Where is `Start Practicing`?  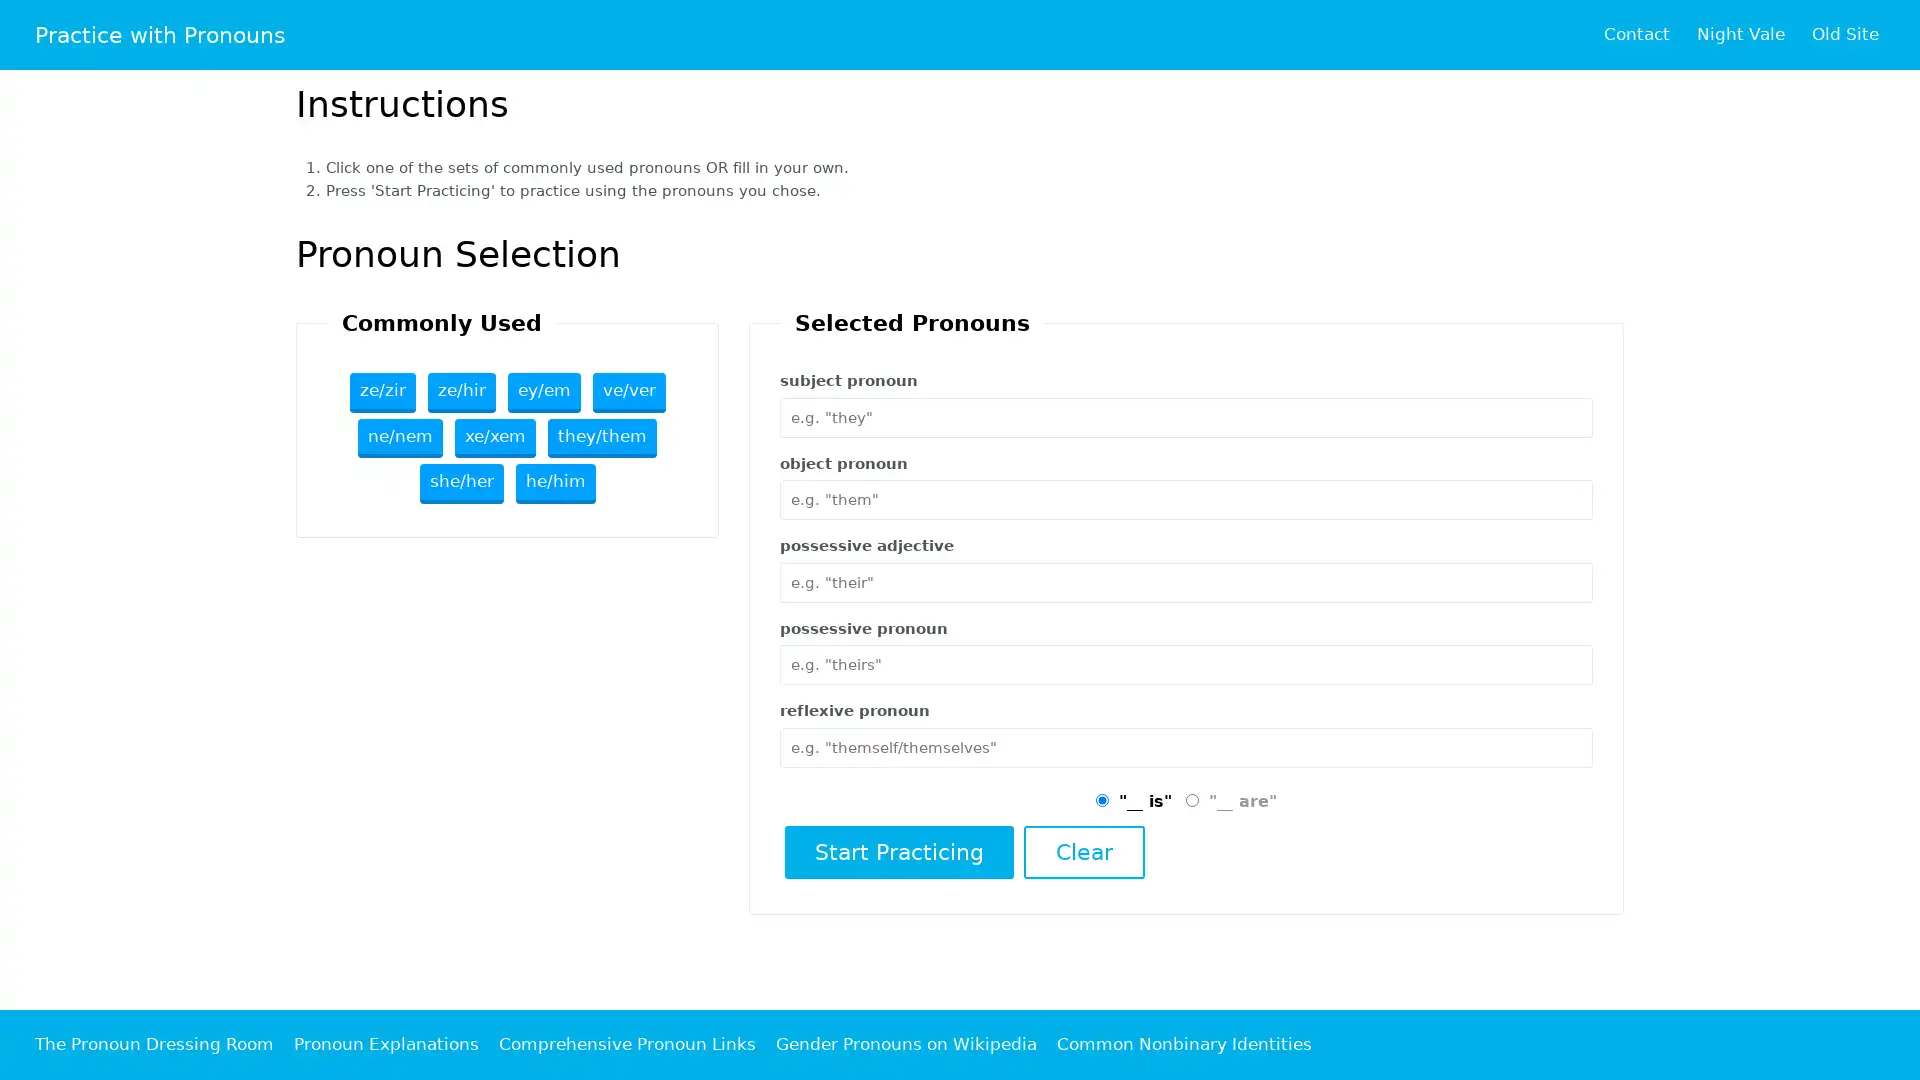
Start Practicing is located at coordinates (897, 851).